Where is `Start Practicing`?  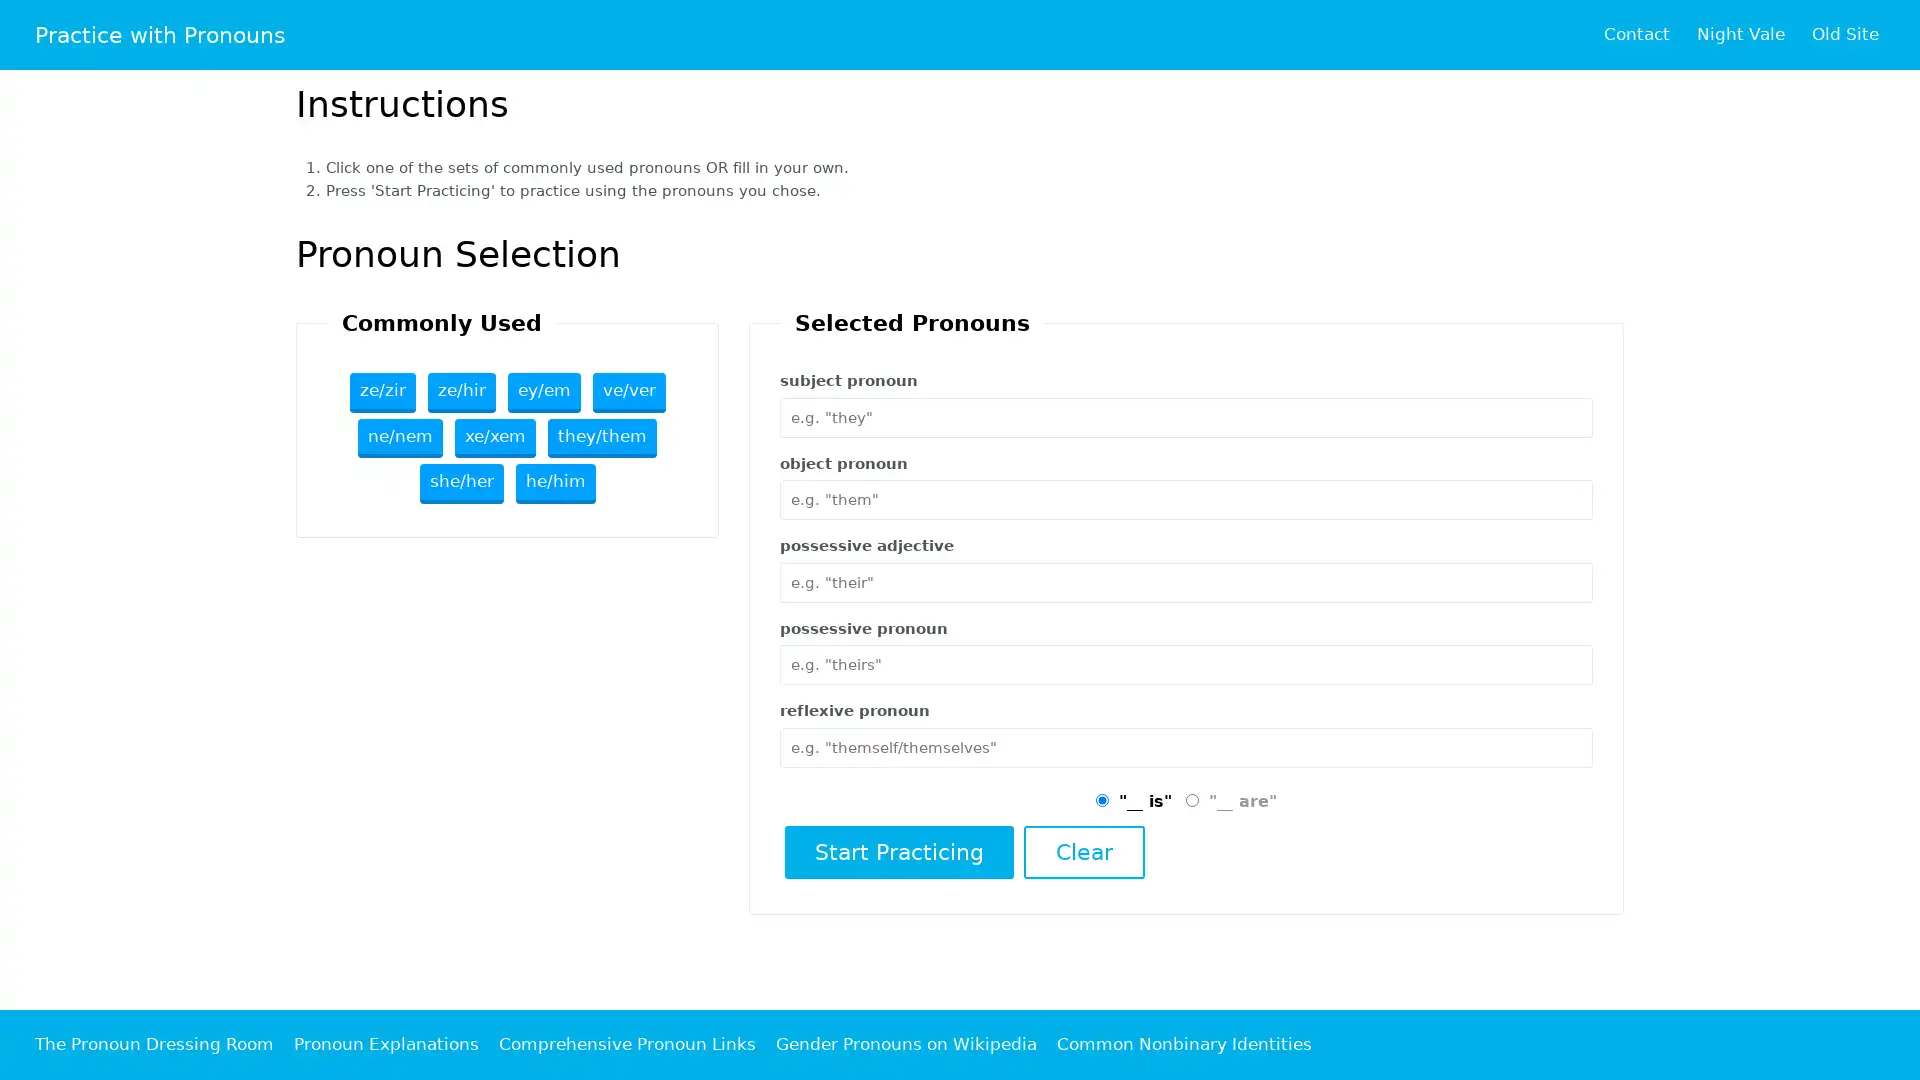
Start Practicing is located at coordinates (897, 851).